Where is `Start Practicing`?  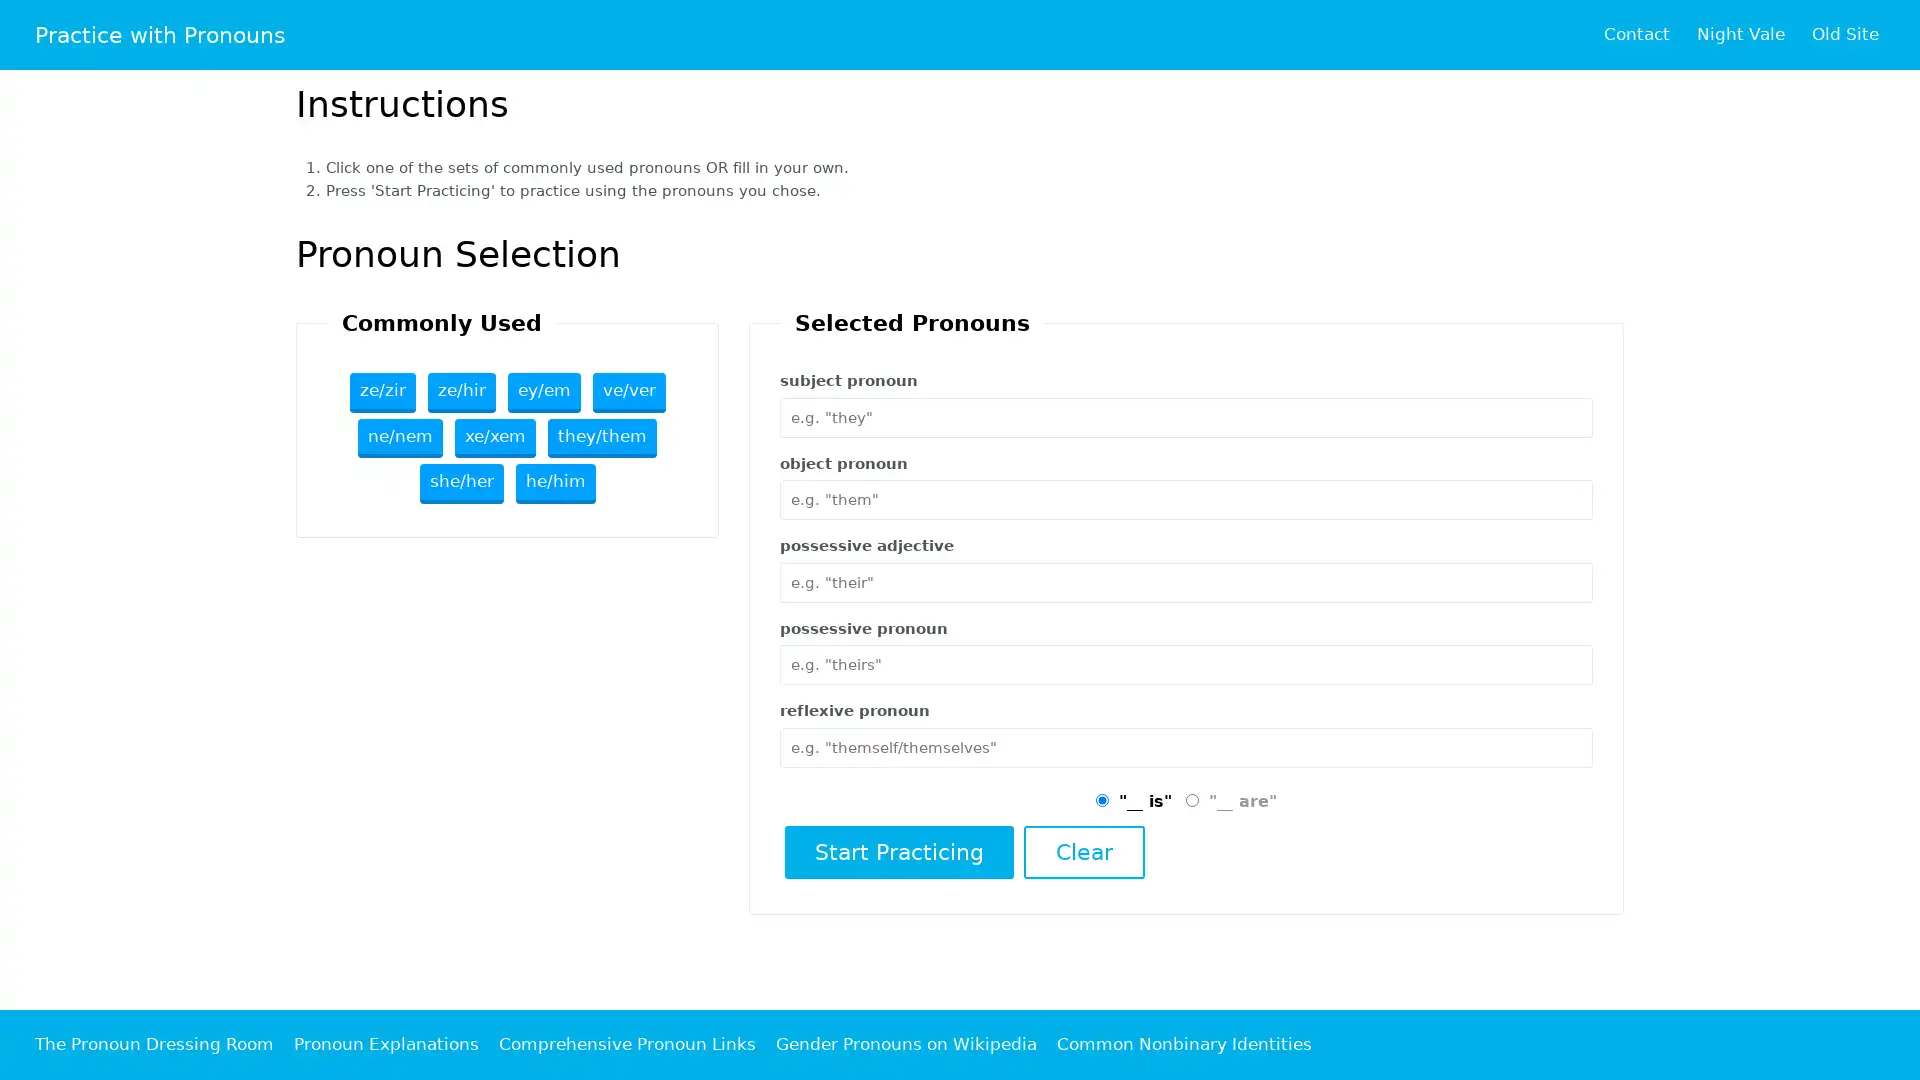
Start Practicing is located at coordinates (897, 851).